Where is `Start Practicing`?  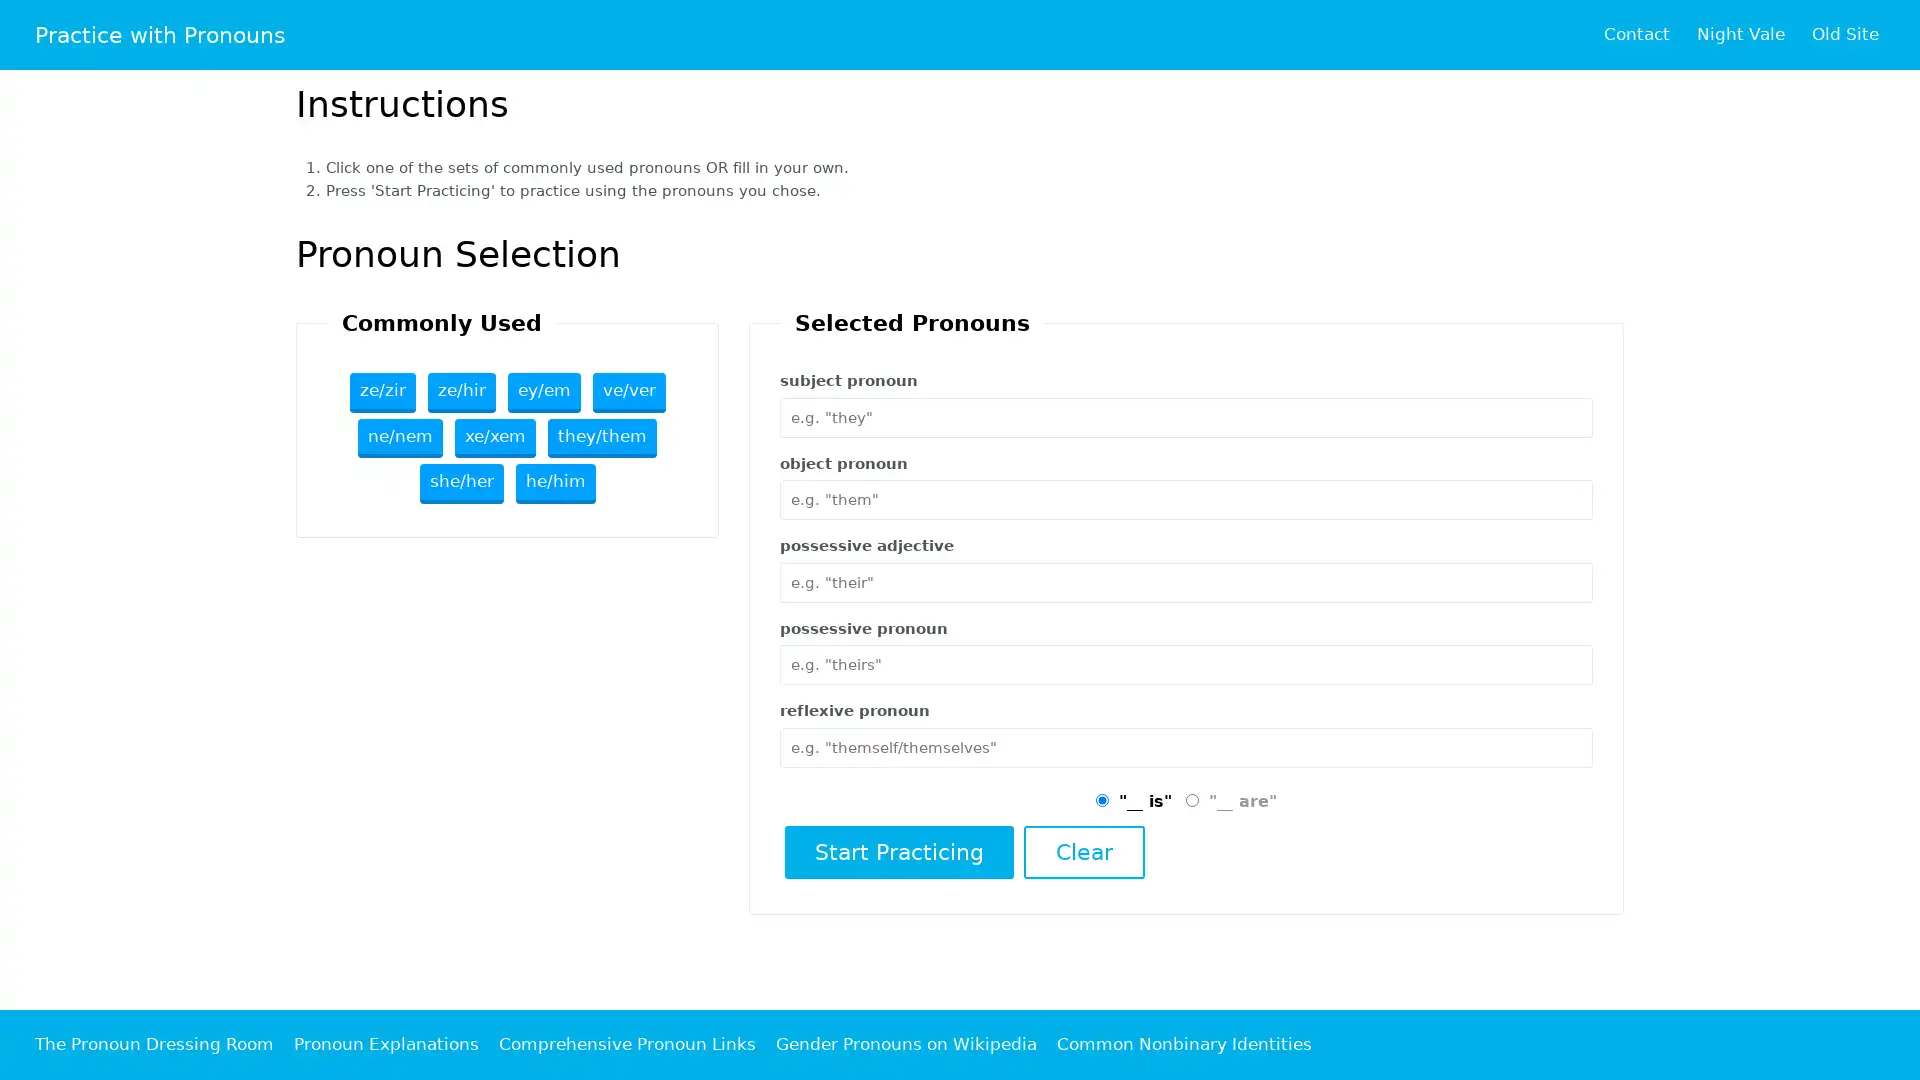
Start Practicing is located at coordinates (897, 851).